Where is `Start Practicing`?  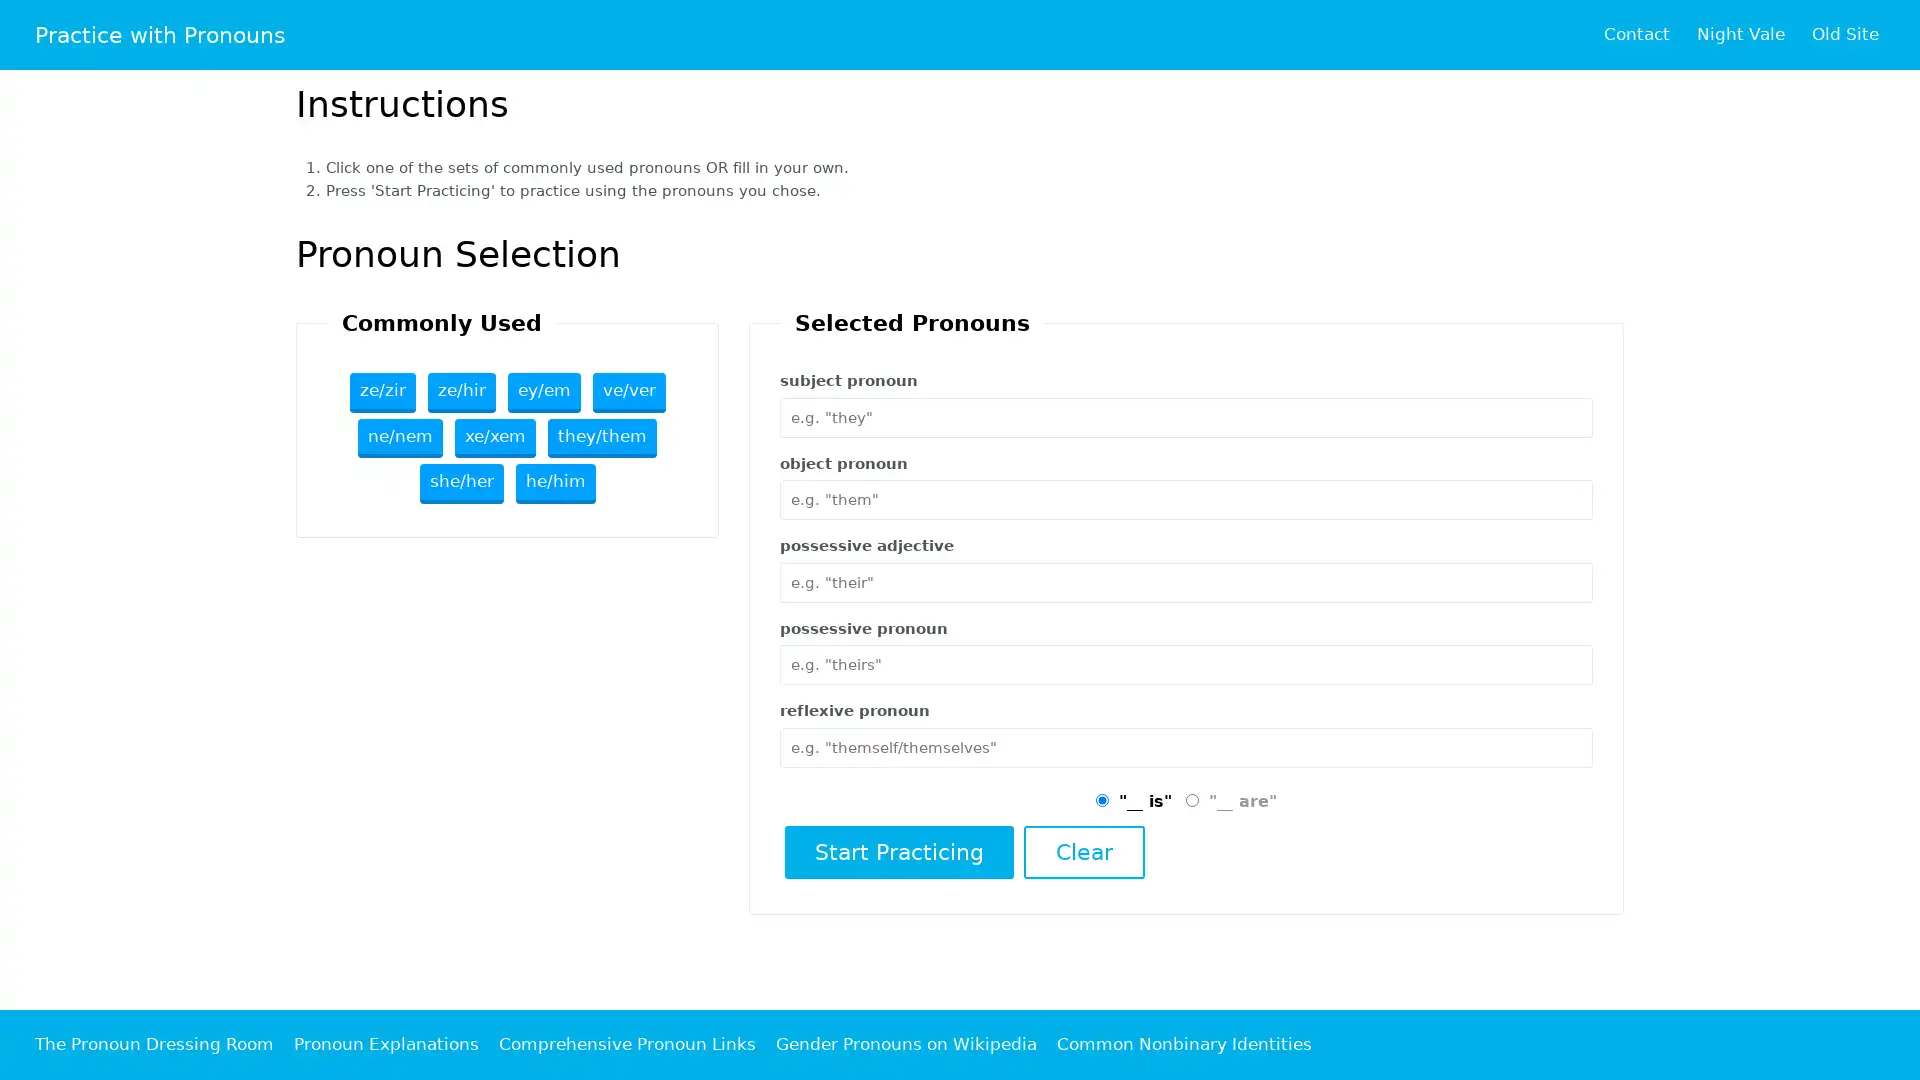
Start Practicing is located at coordinates (897, 851).